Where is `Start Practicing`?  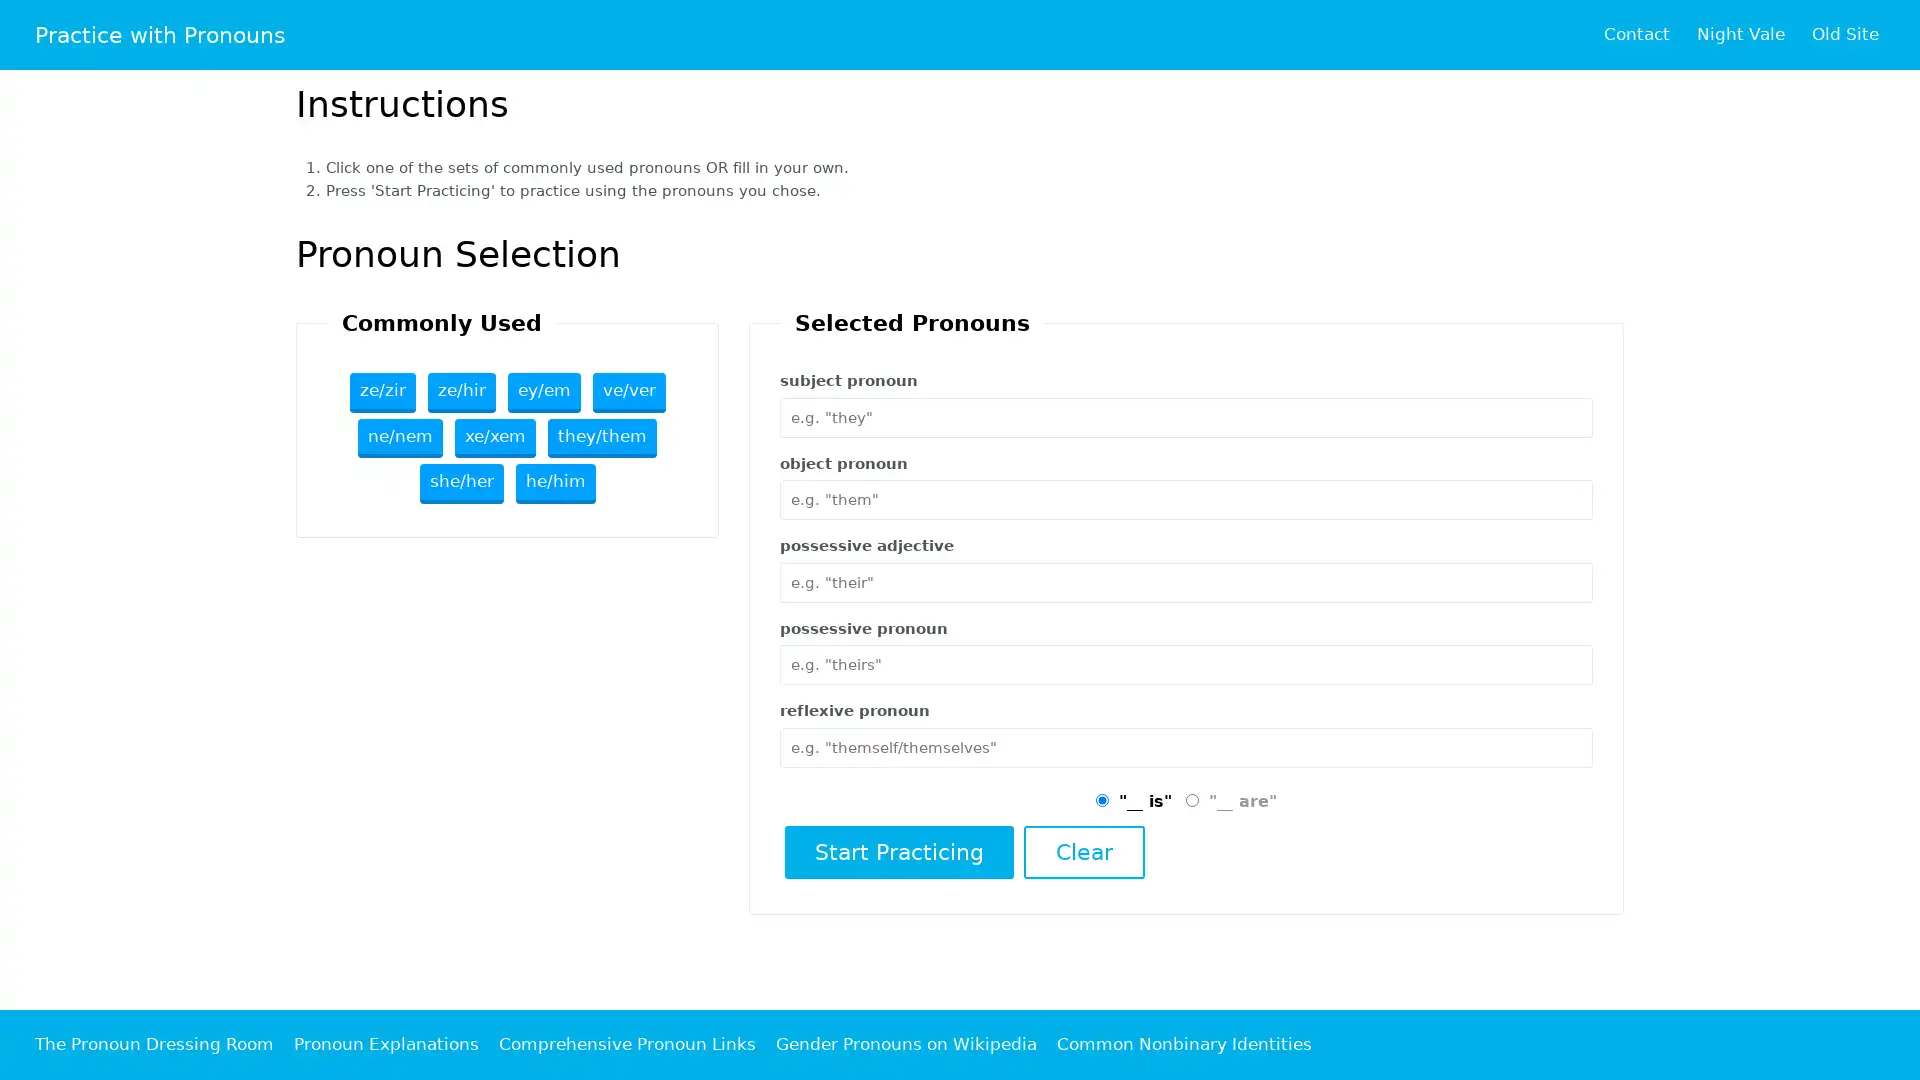
Start Practicing is located at coordinates (897, 851).